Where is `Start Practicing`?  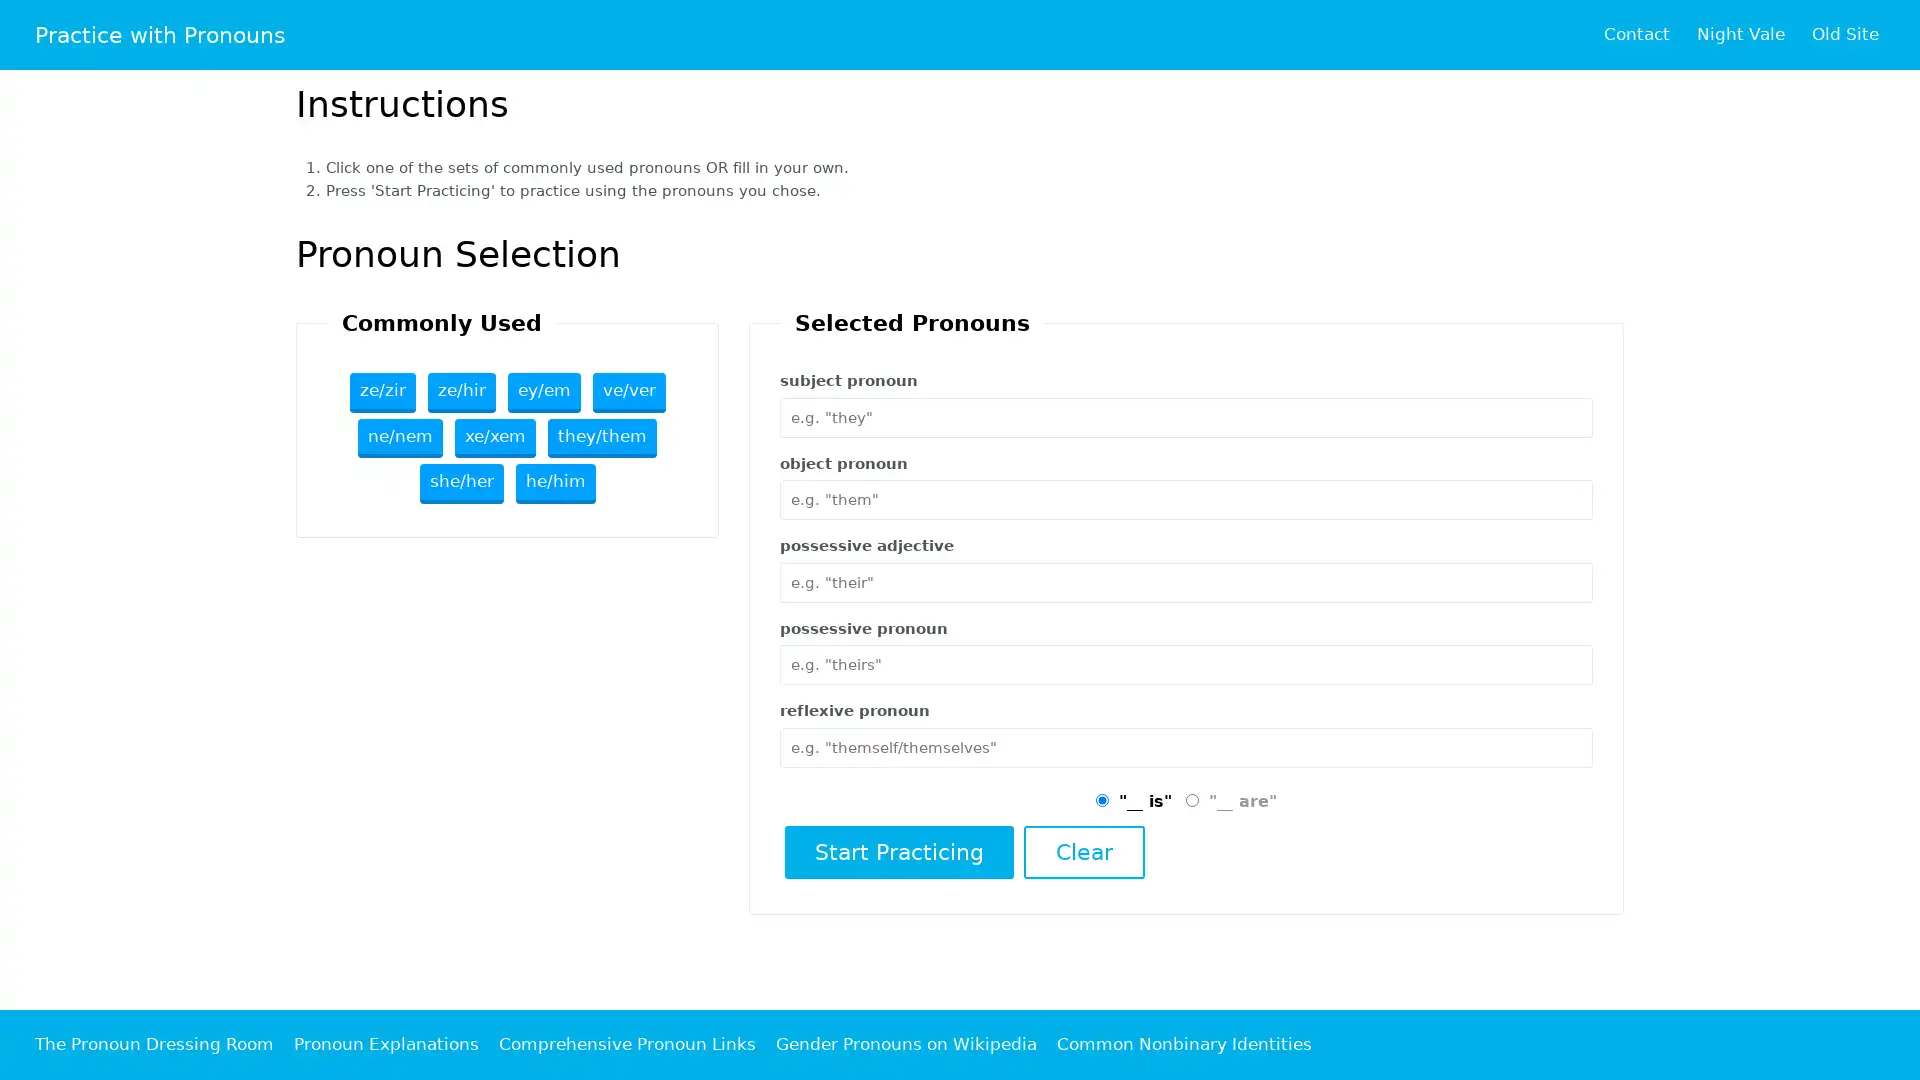
Start Practicing is located at coordinates (897, 851).